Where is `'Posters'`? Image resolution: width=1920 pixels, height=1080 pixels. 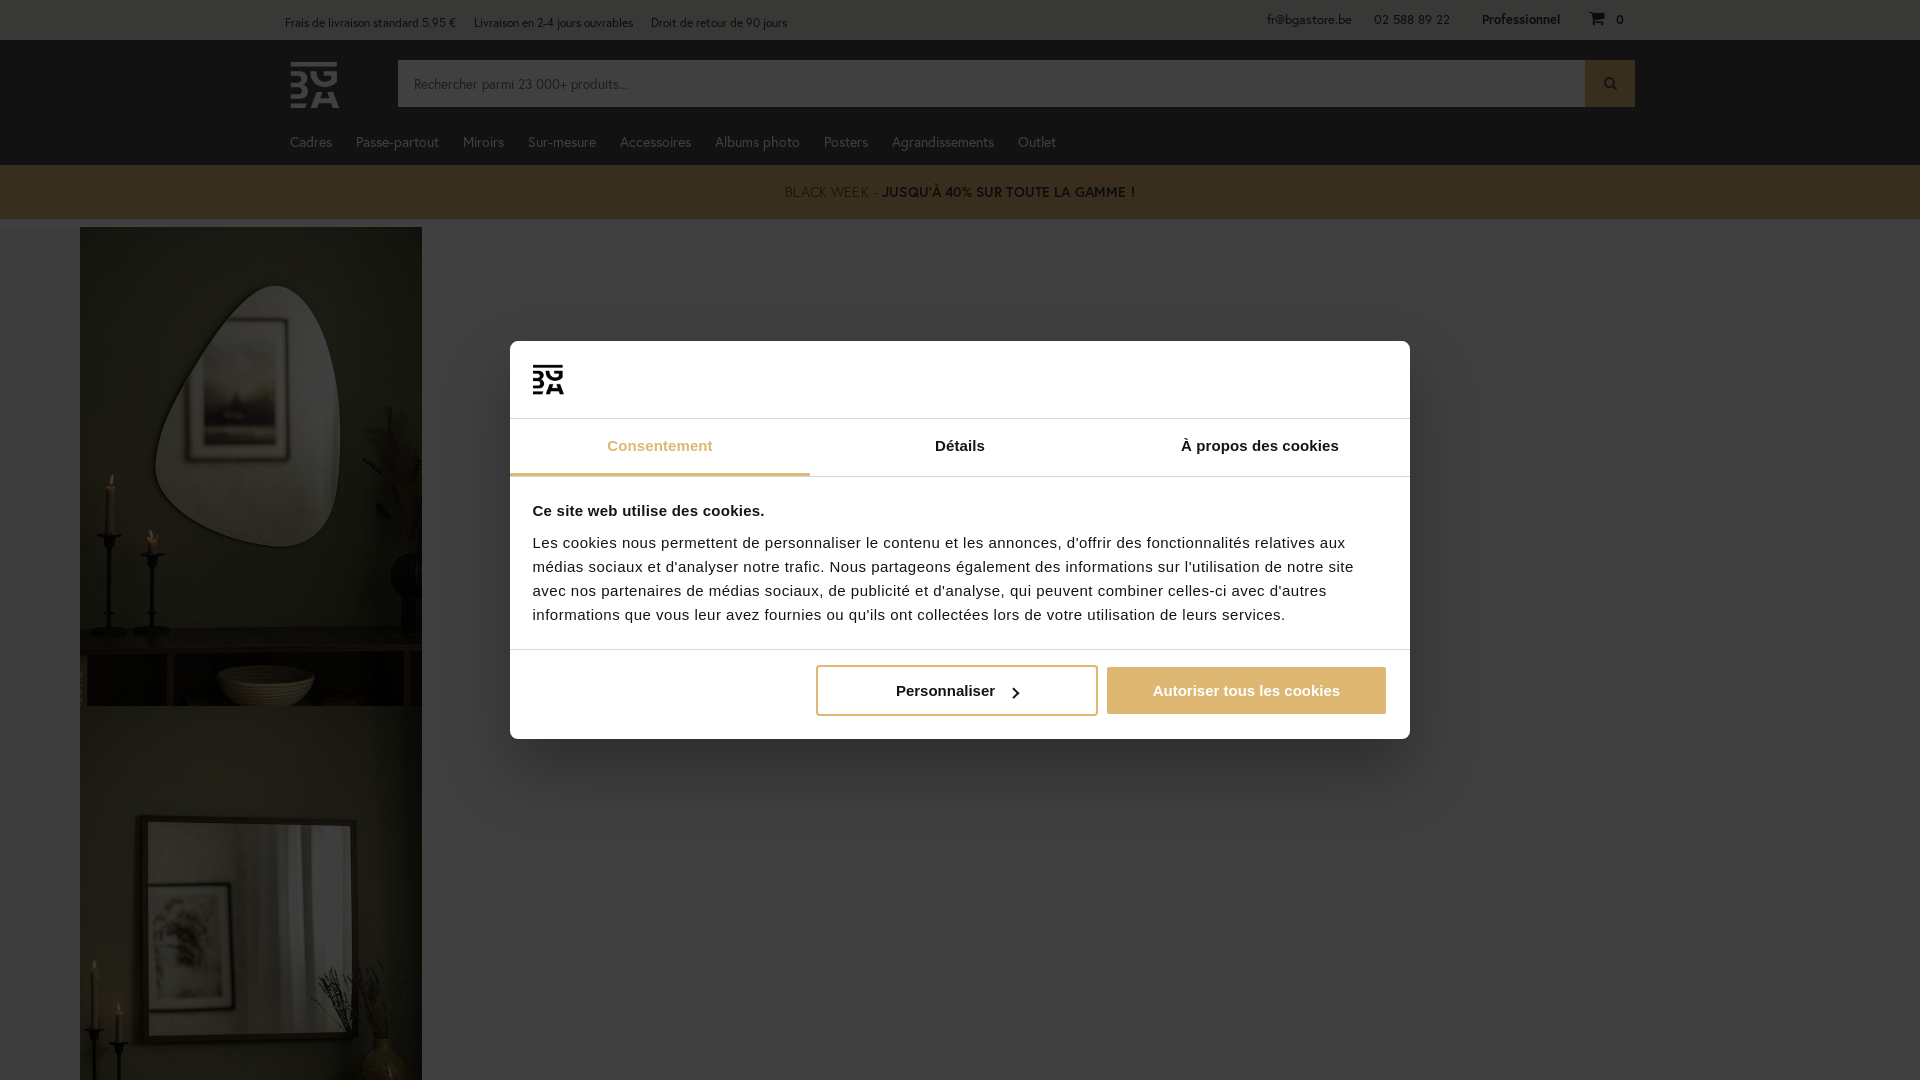 'Posters' is located at coordinates (814, 140).